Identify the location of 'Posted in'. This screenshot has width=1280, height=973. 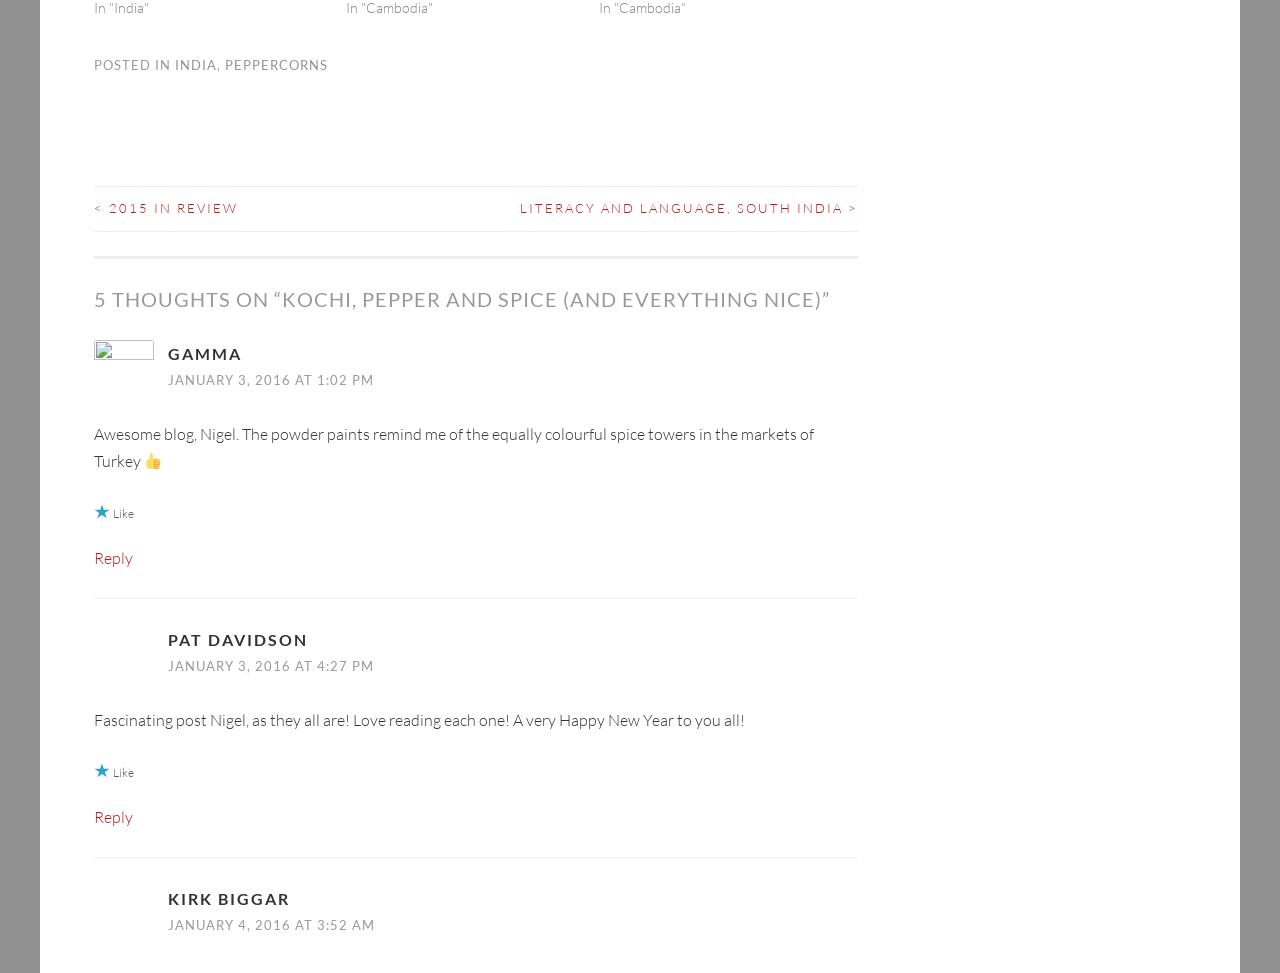
(92, 32).